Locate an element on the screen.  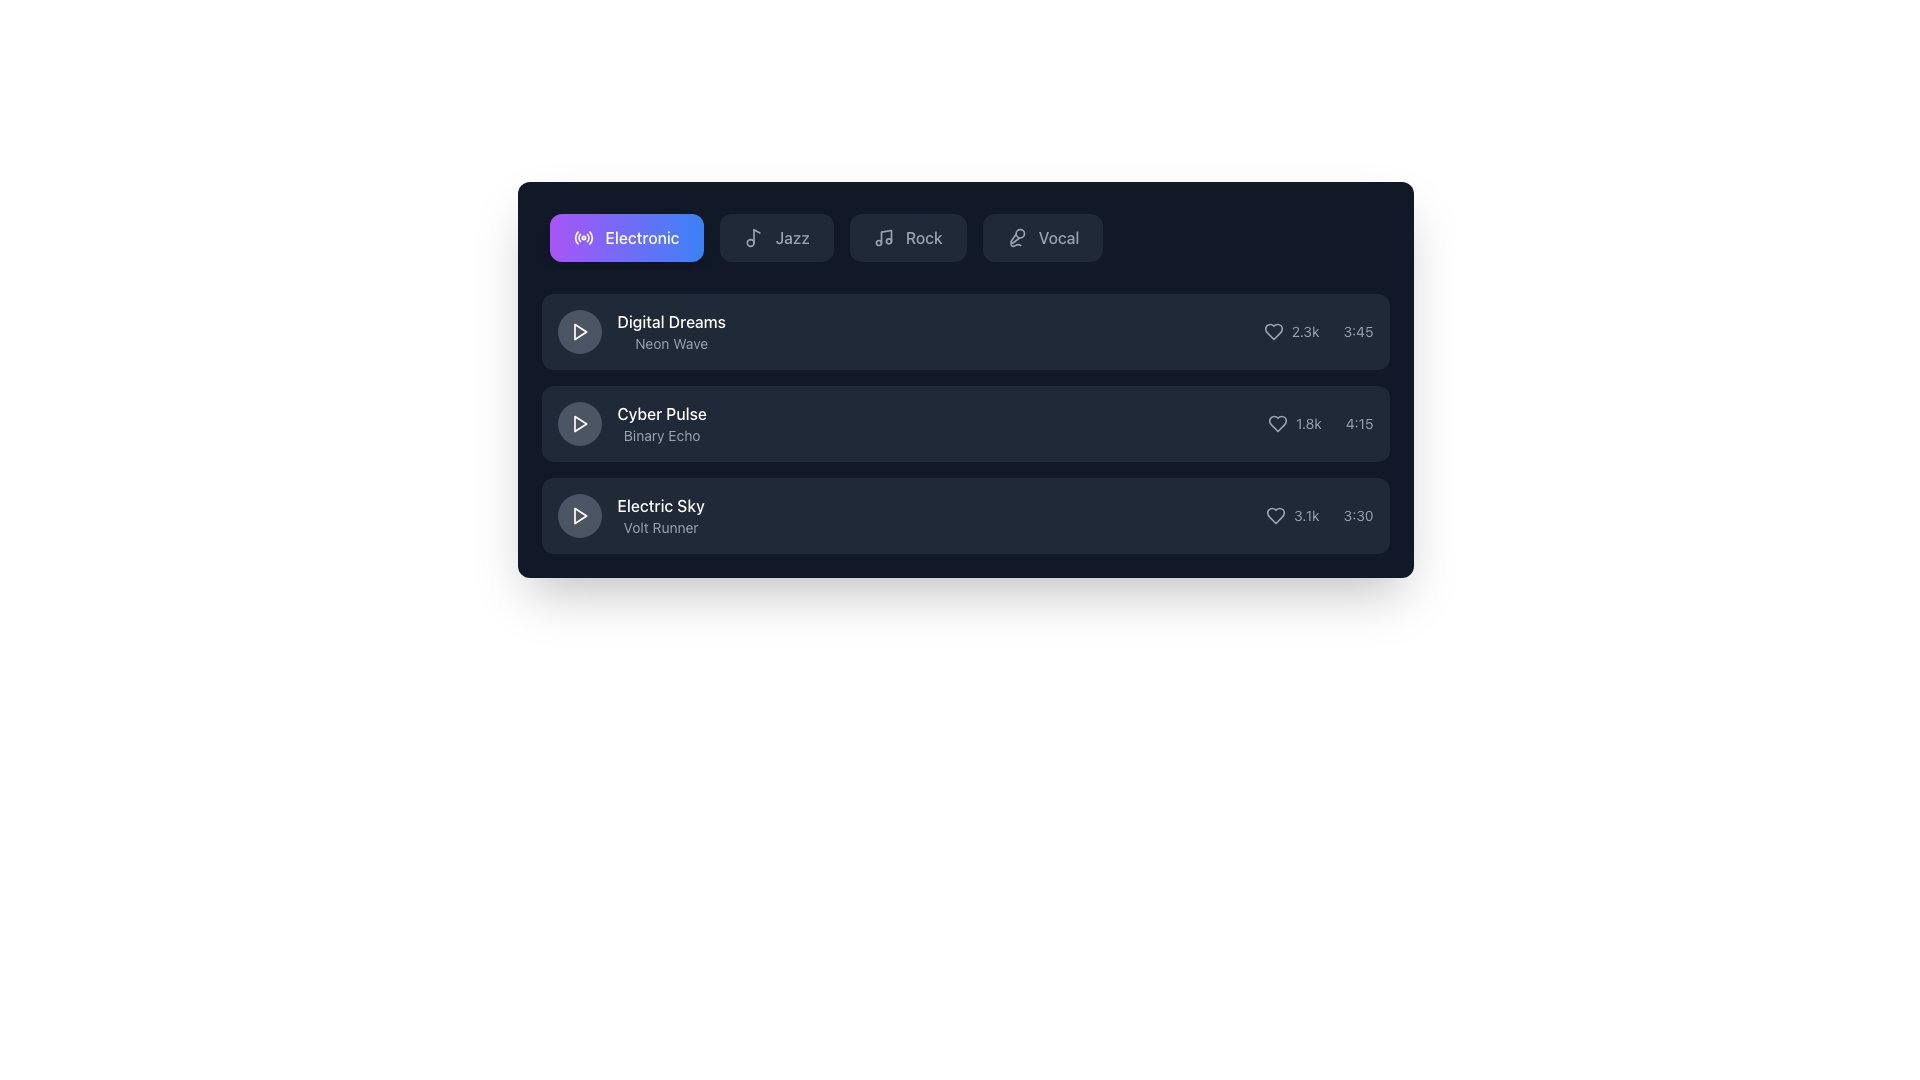
the heart-shaped icon button located to the left of the numeric display '2.3k' in the uppermost row of the 'Digital Dreams' section for keyboard interaction is located at coordinates (1272, 330).